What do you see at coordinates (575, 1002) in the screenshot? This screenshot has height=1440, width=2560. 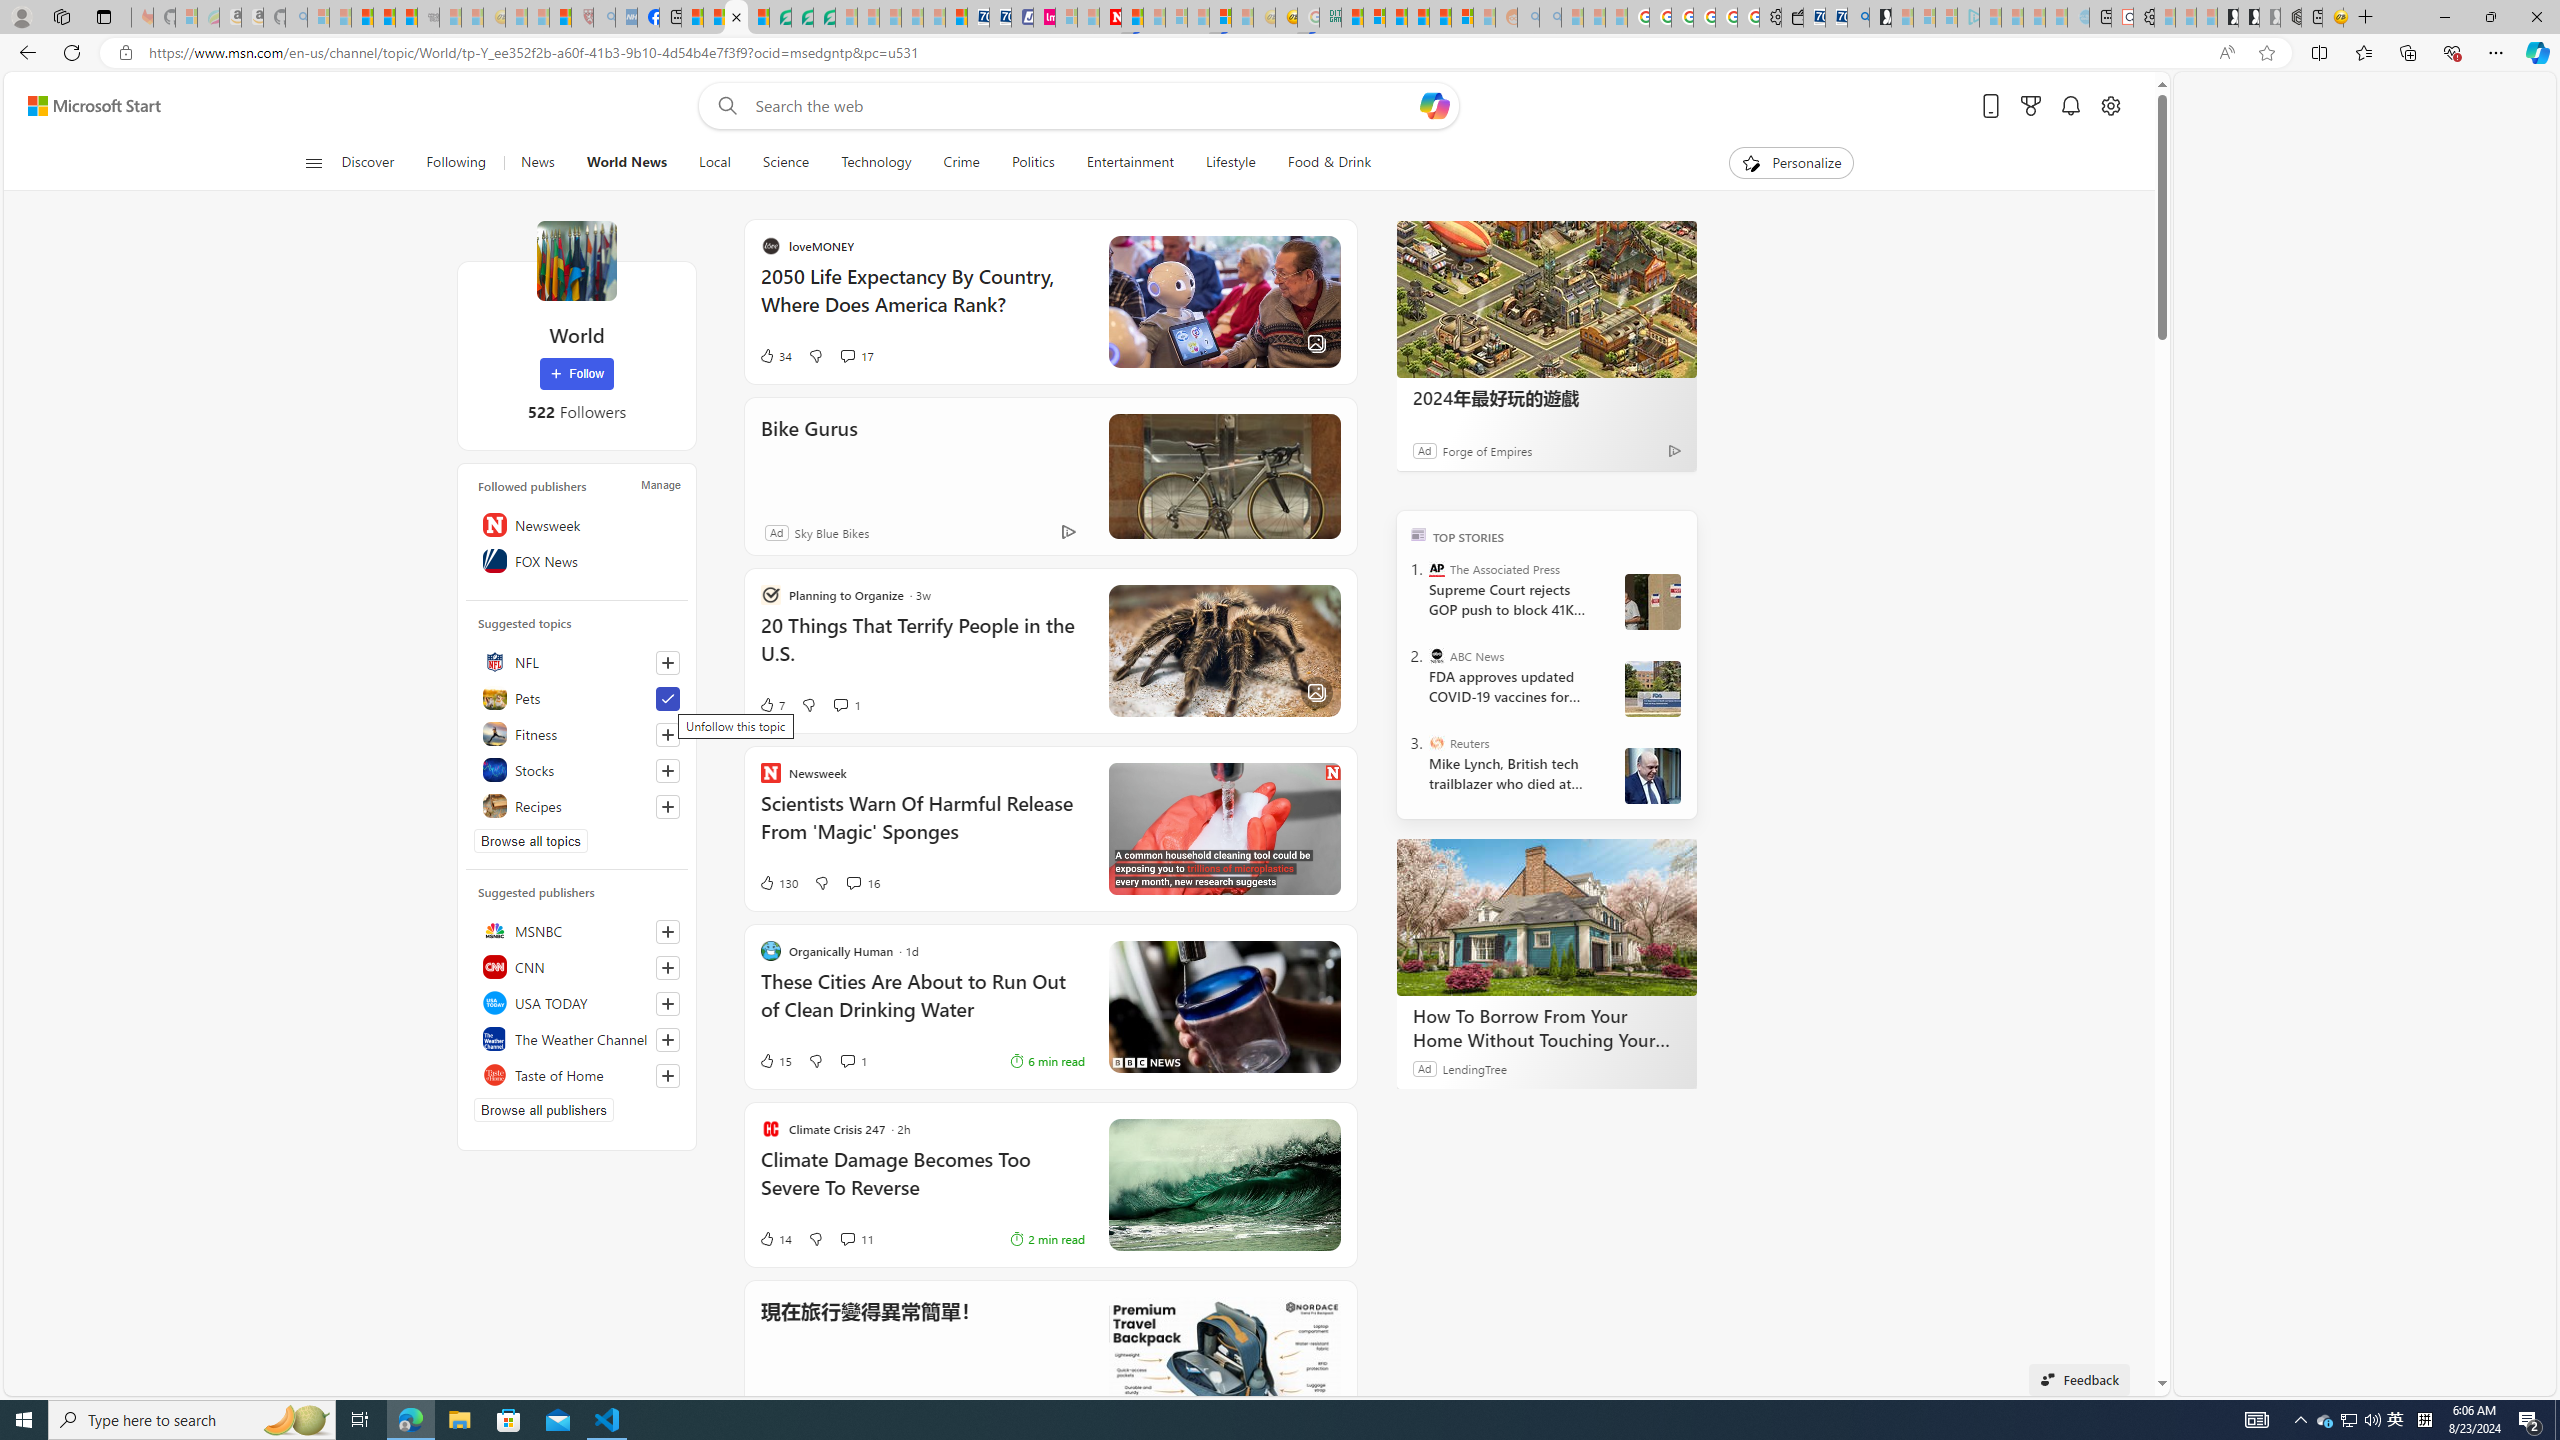 I see `'USA TODAY'` at bounding box center [575, 1002].